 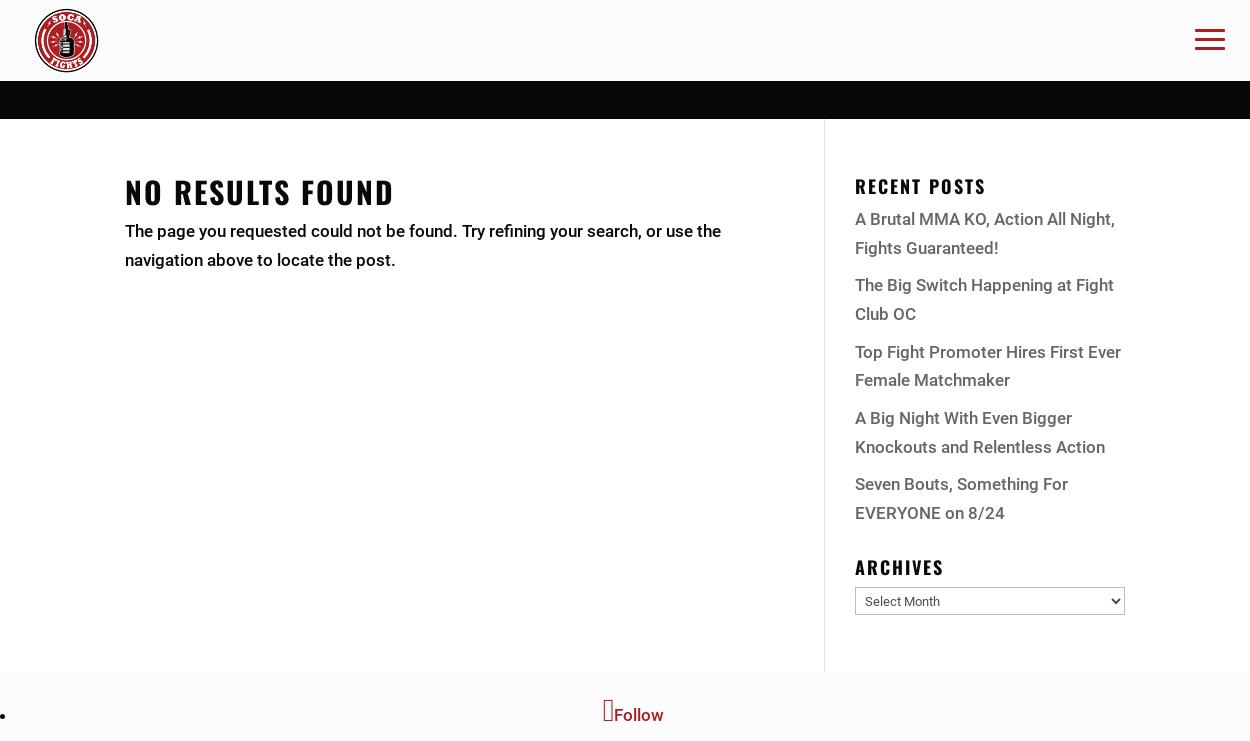 What do you see at coordinates (899, 565) in the screenshot?
I see `'Archives'` at bounding box center [899, 565].